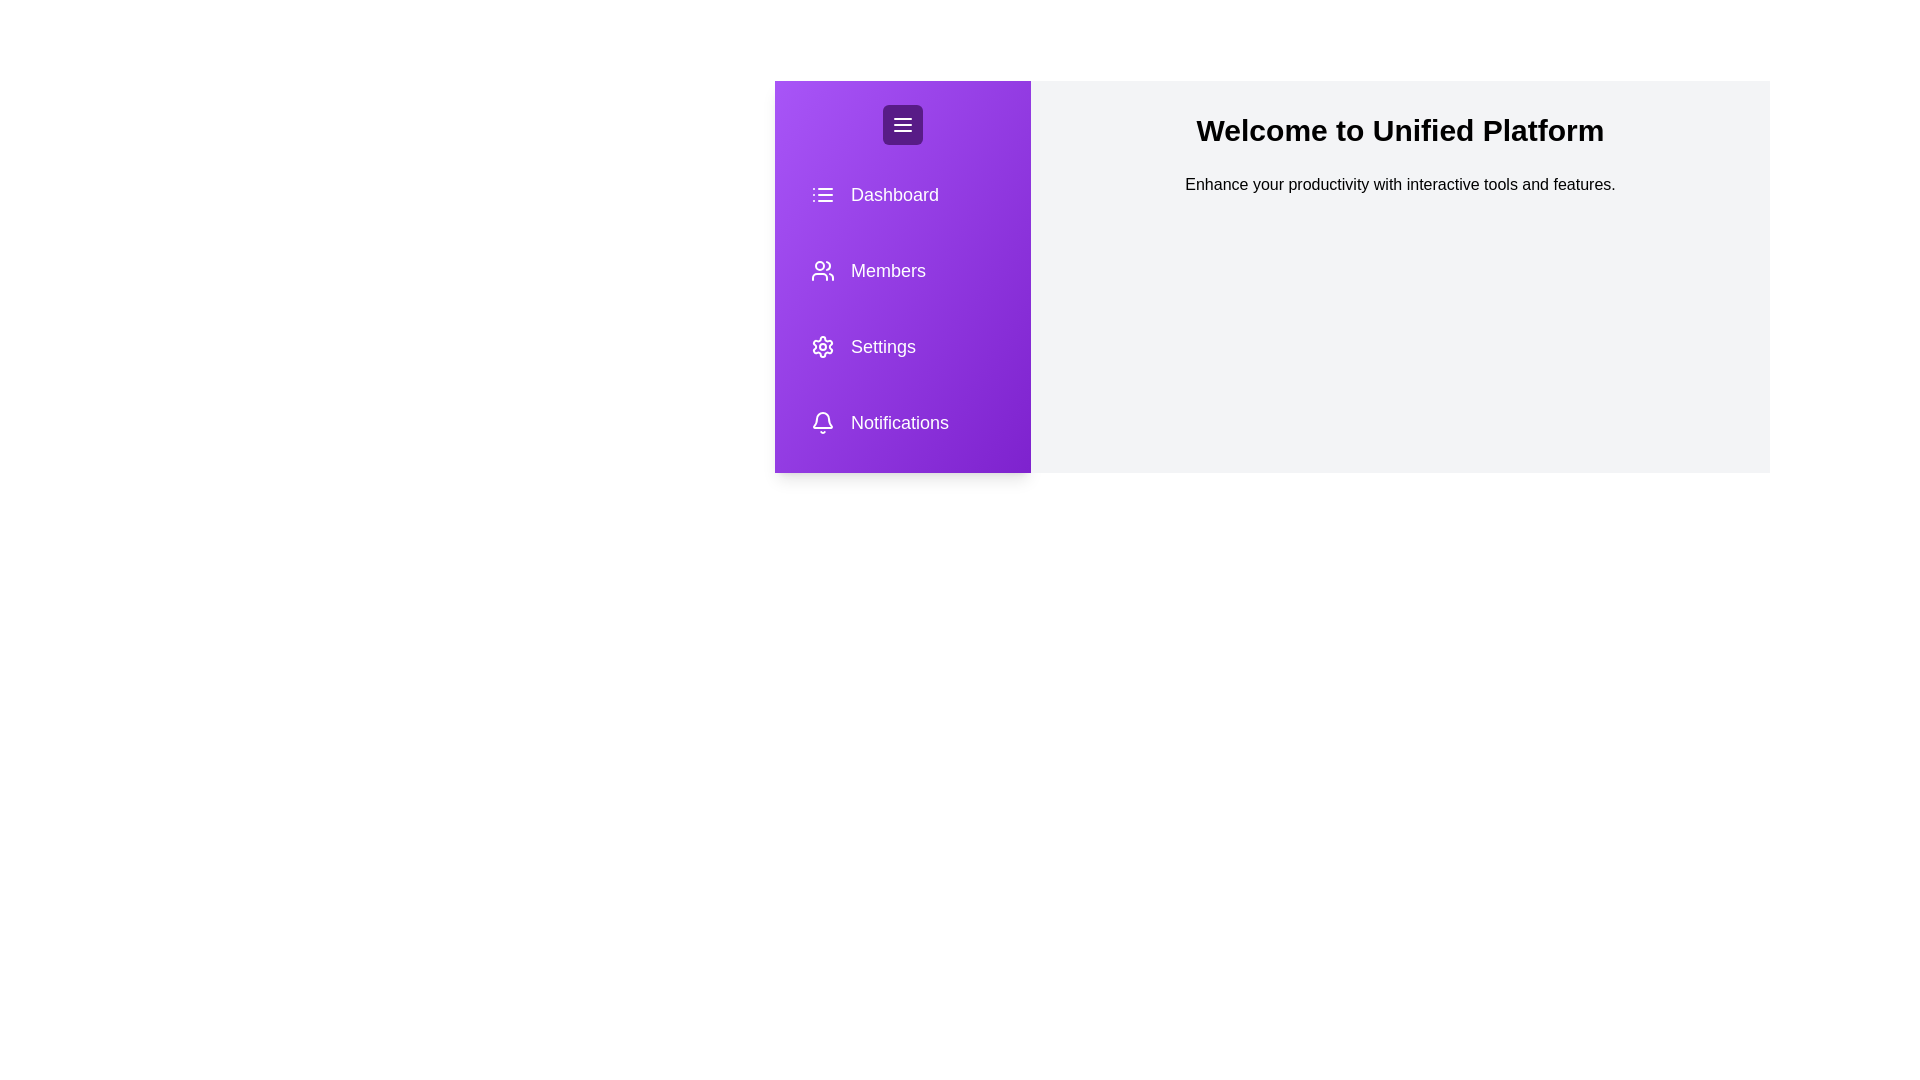 This screenshot has height=1080, width=1920. Describe the element at coordinates (901, 422) in the screenshot. I see `the Notifications icon in the sidebar to navigate to the corresponding section` at that location.